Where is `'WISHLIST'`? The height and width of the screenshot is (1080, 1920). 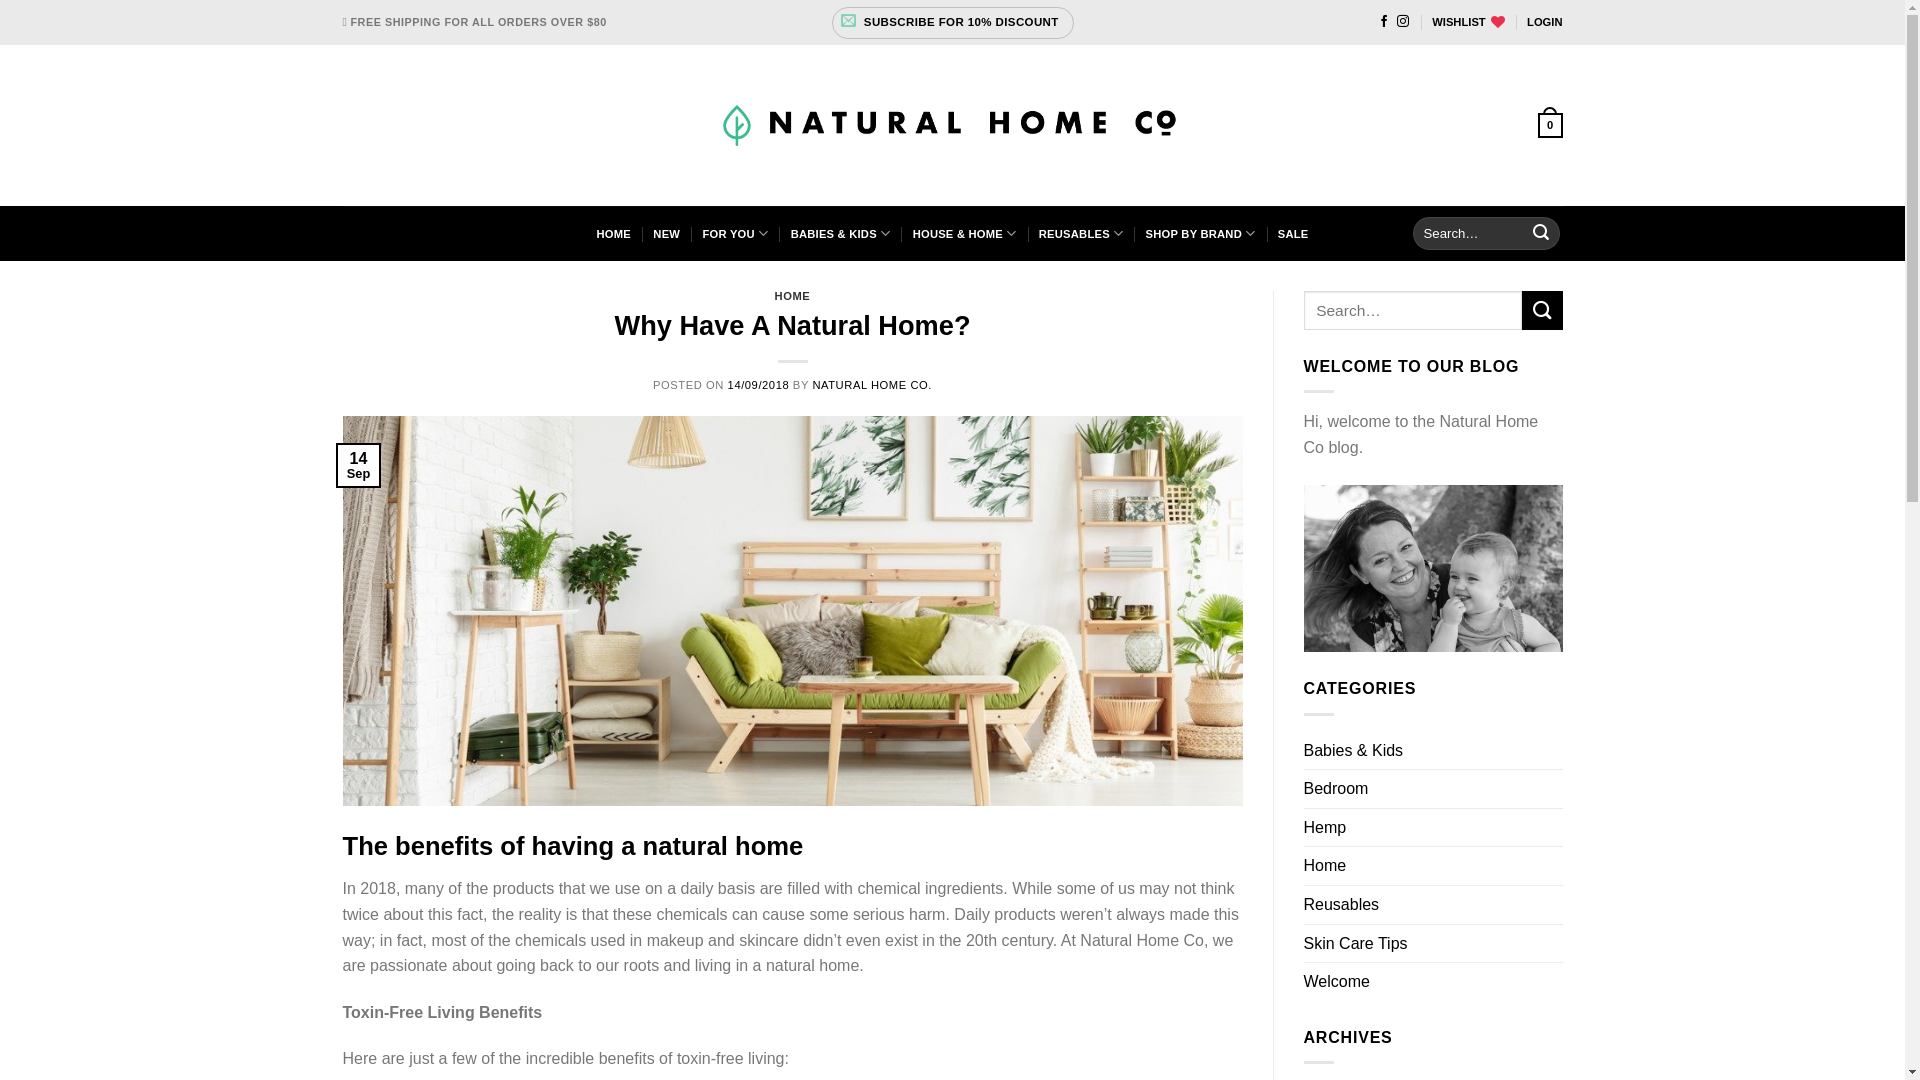
'WISHLIST' is located at coordinates (1430, 23).